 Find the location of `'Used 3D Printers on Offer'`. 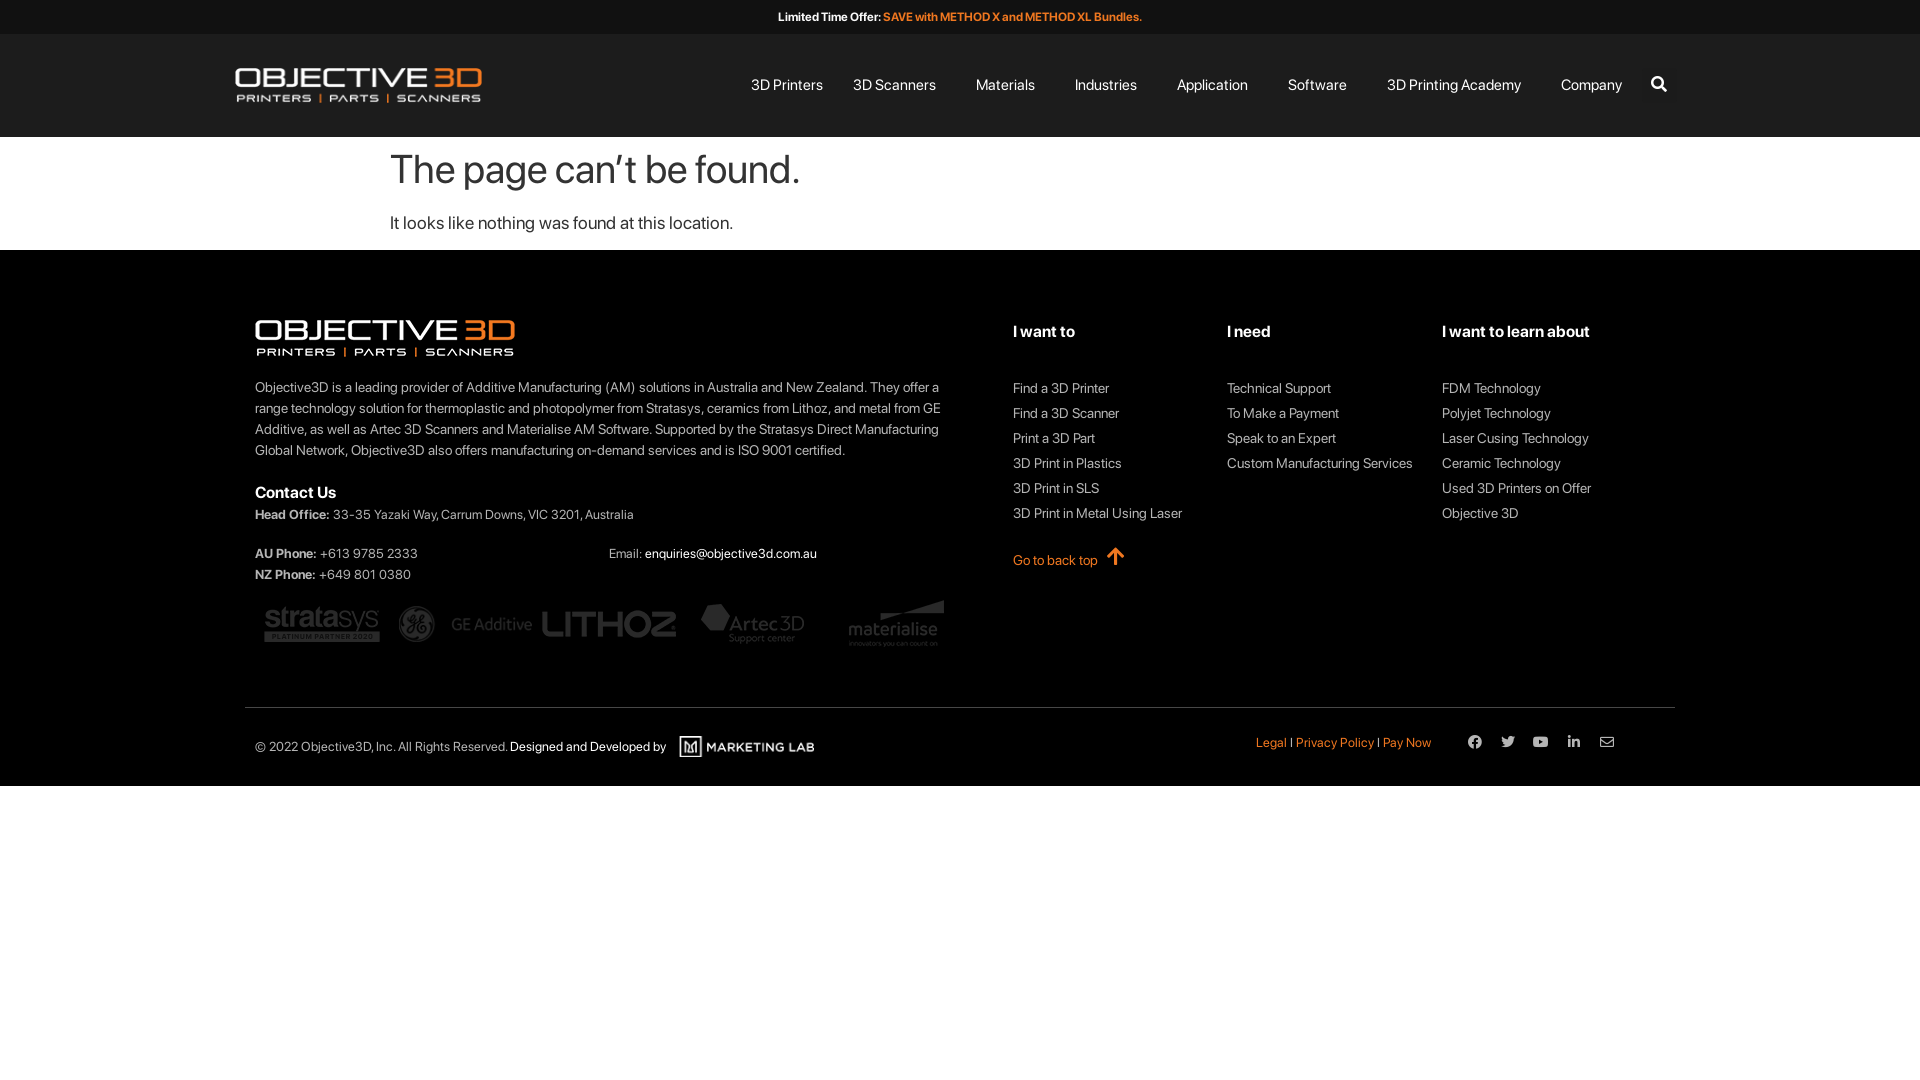

'Used 3D Printers on Offer' is located at coordinates (1441, 488).